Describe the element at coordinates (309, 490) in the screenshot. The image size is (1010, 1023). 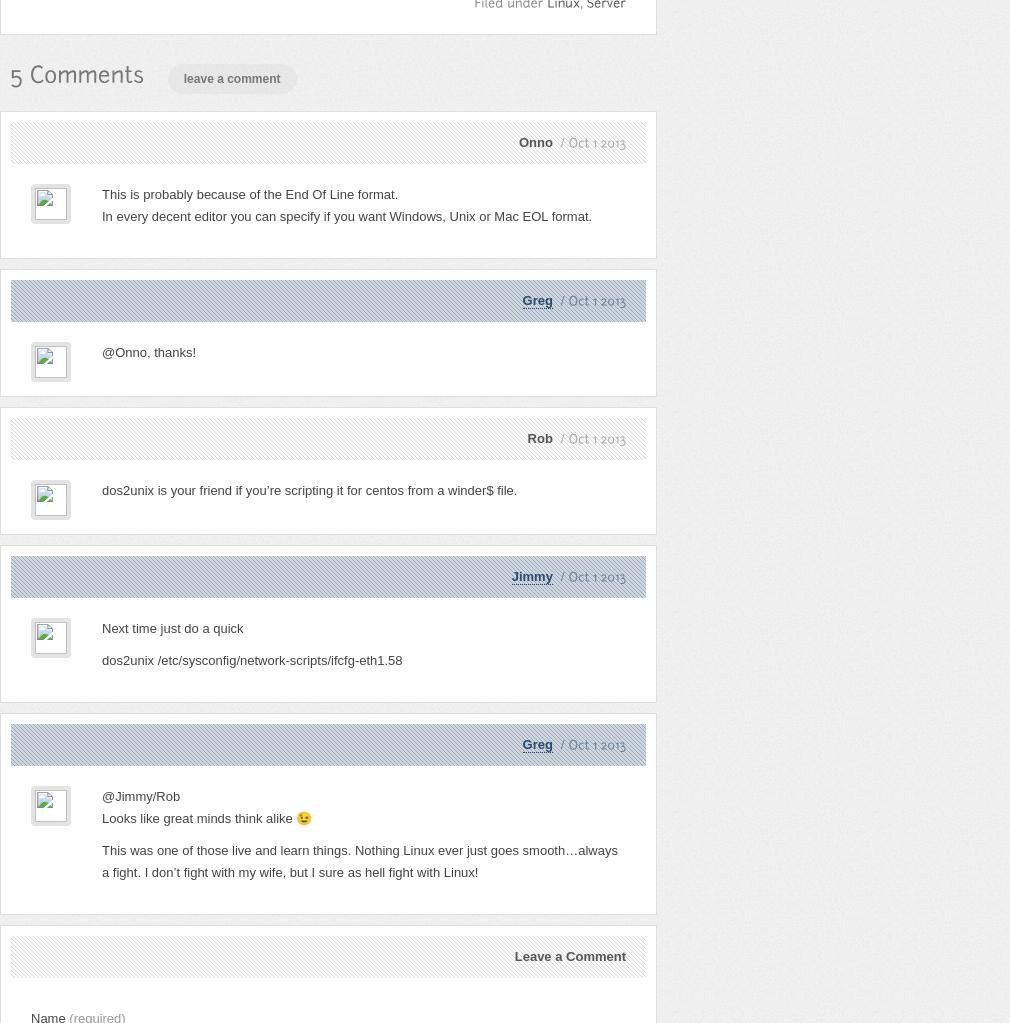
I see `'dos2unix is your friend if you’re scripting it for centos from a winder$ file.'` at that location.